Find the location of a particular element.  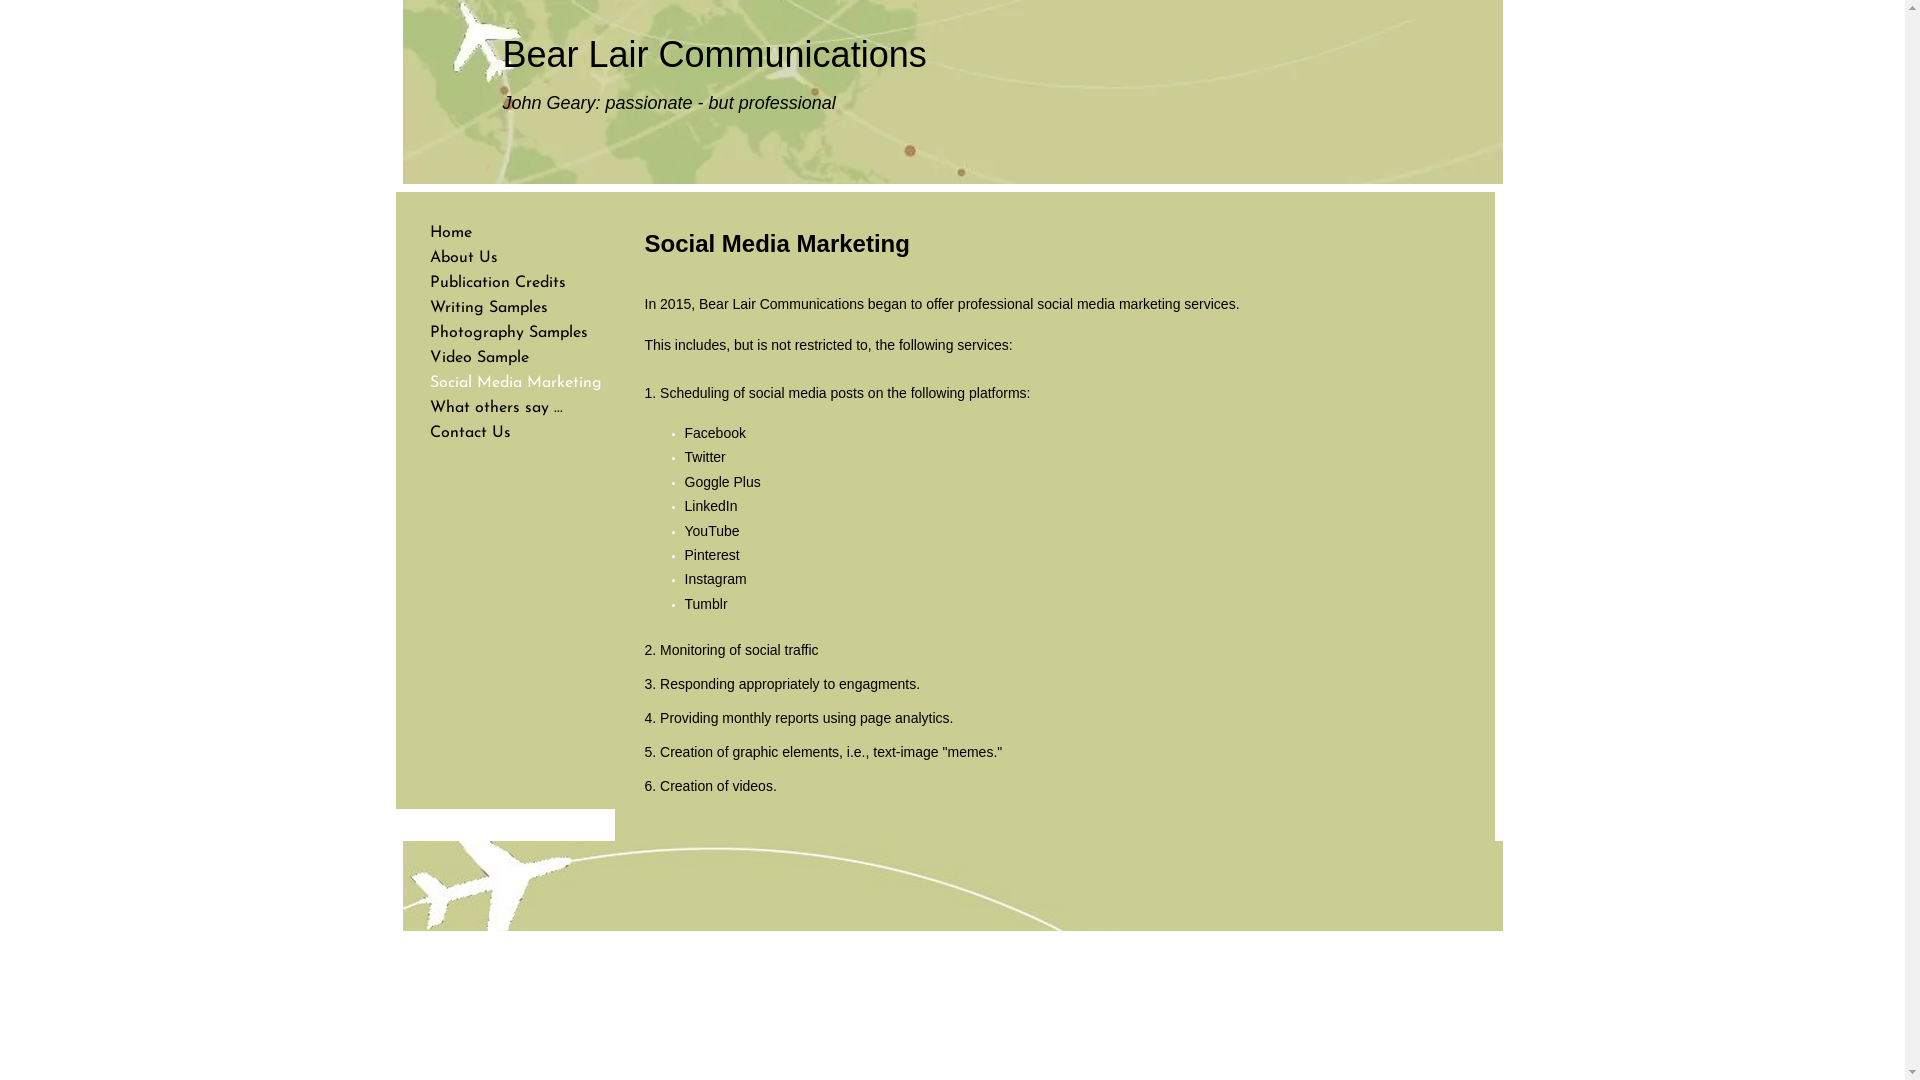

'Writing Samples' is located at coordinates (489, 308).